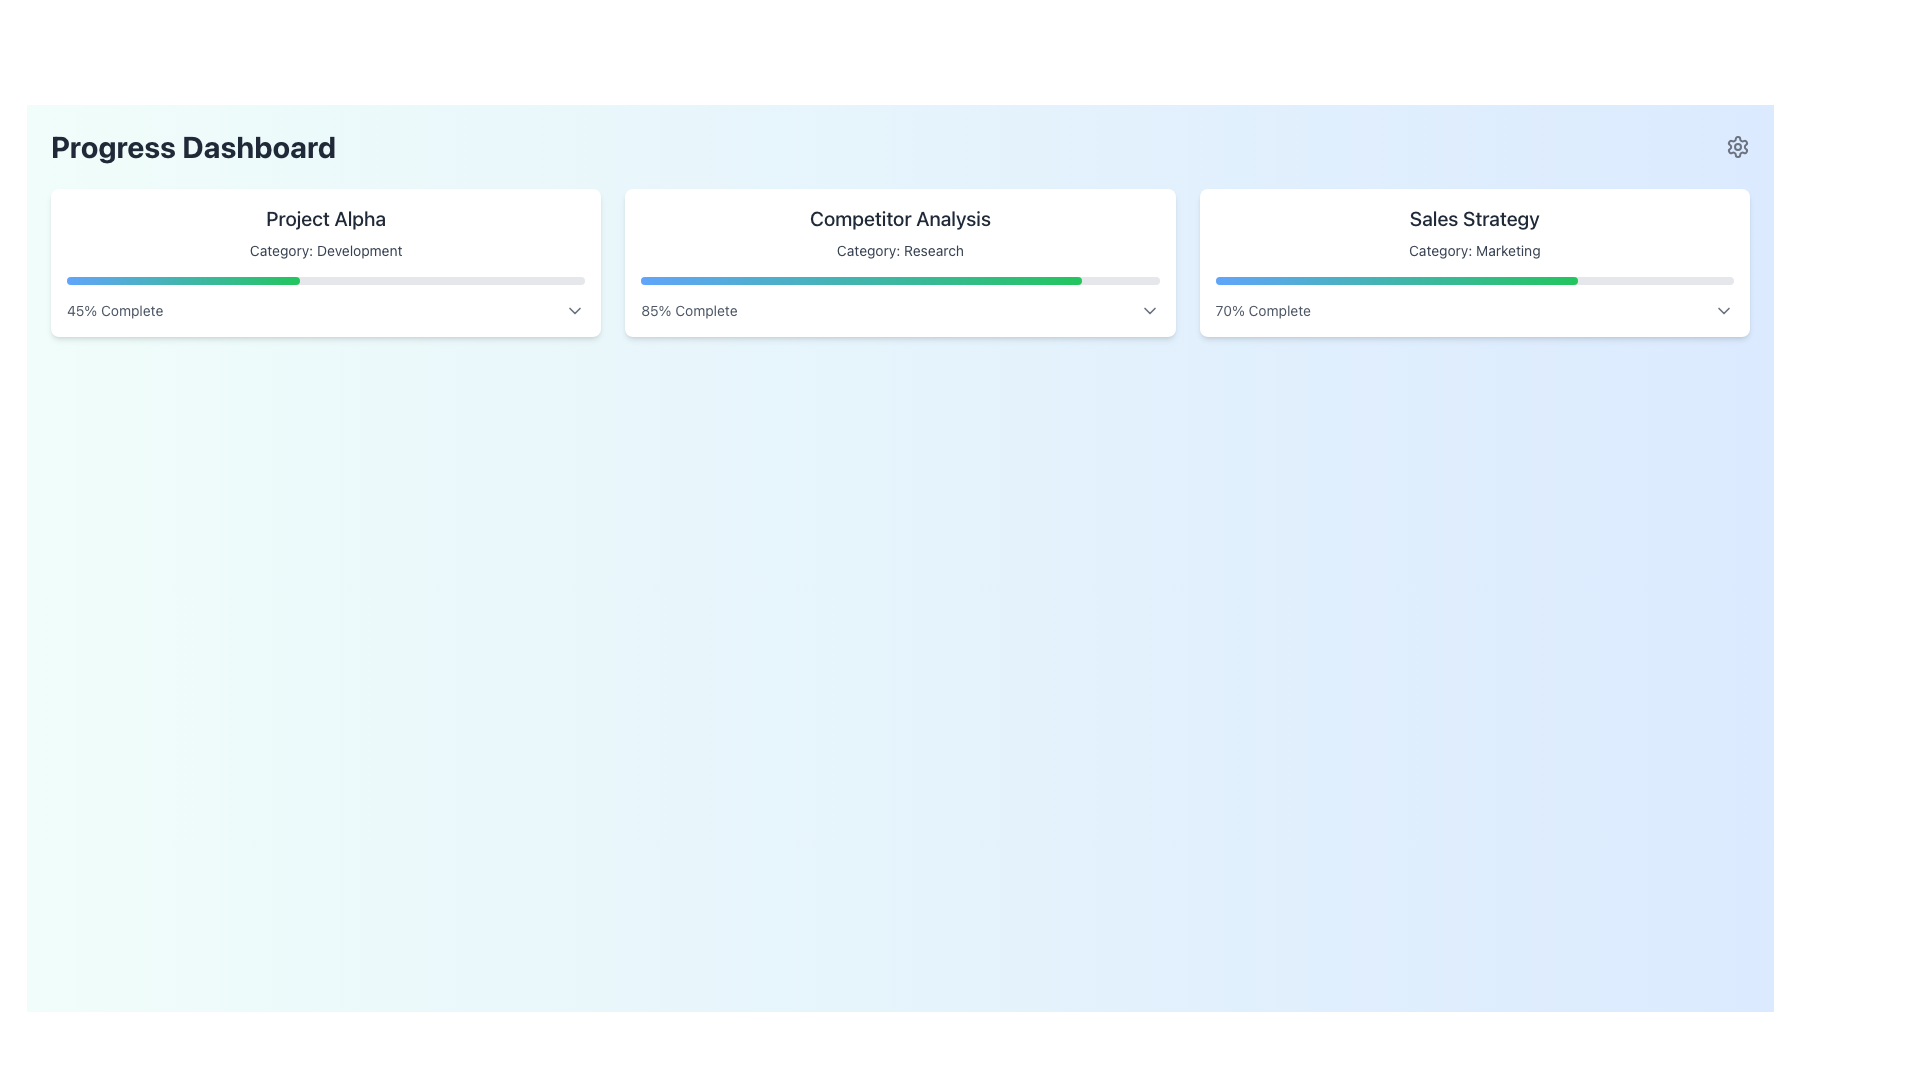 Image resolution: width=1920 pixels, height=1080 pixels. What do you see at coordinates (1722, 311) in the screenshot?
I see `the chevron icon button located in the bottom-right section of the 'Sales Strategy' progress card` at bounding box center [1722, 311].